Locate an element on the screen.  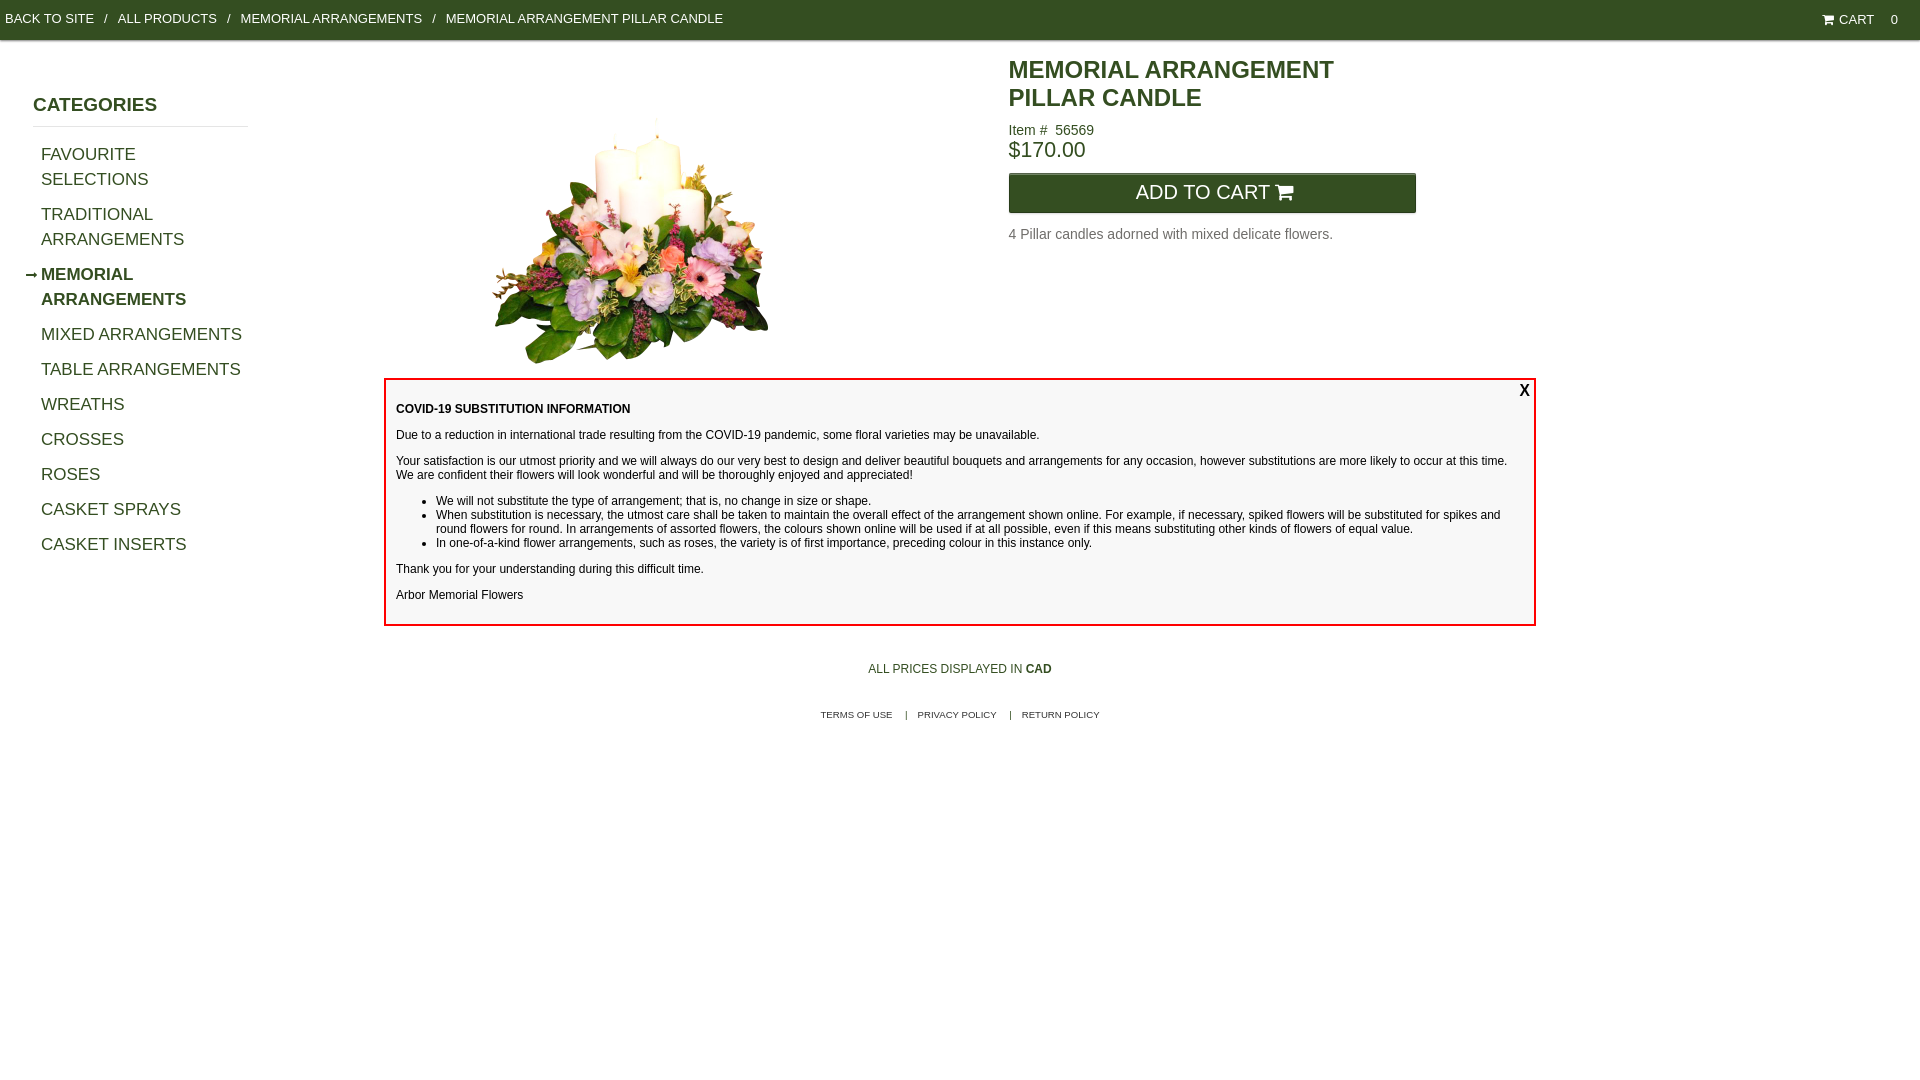
'MIXED ARRANGEMENTS' is located at coordinates (140, 333).